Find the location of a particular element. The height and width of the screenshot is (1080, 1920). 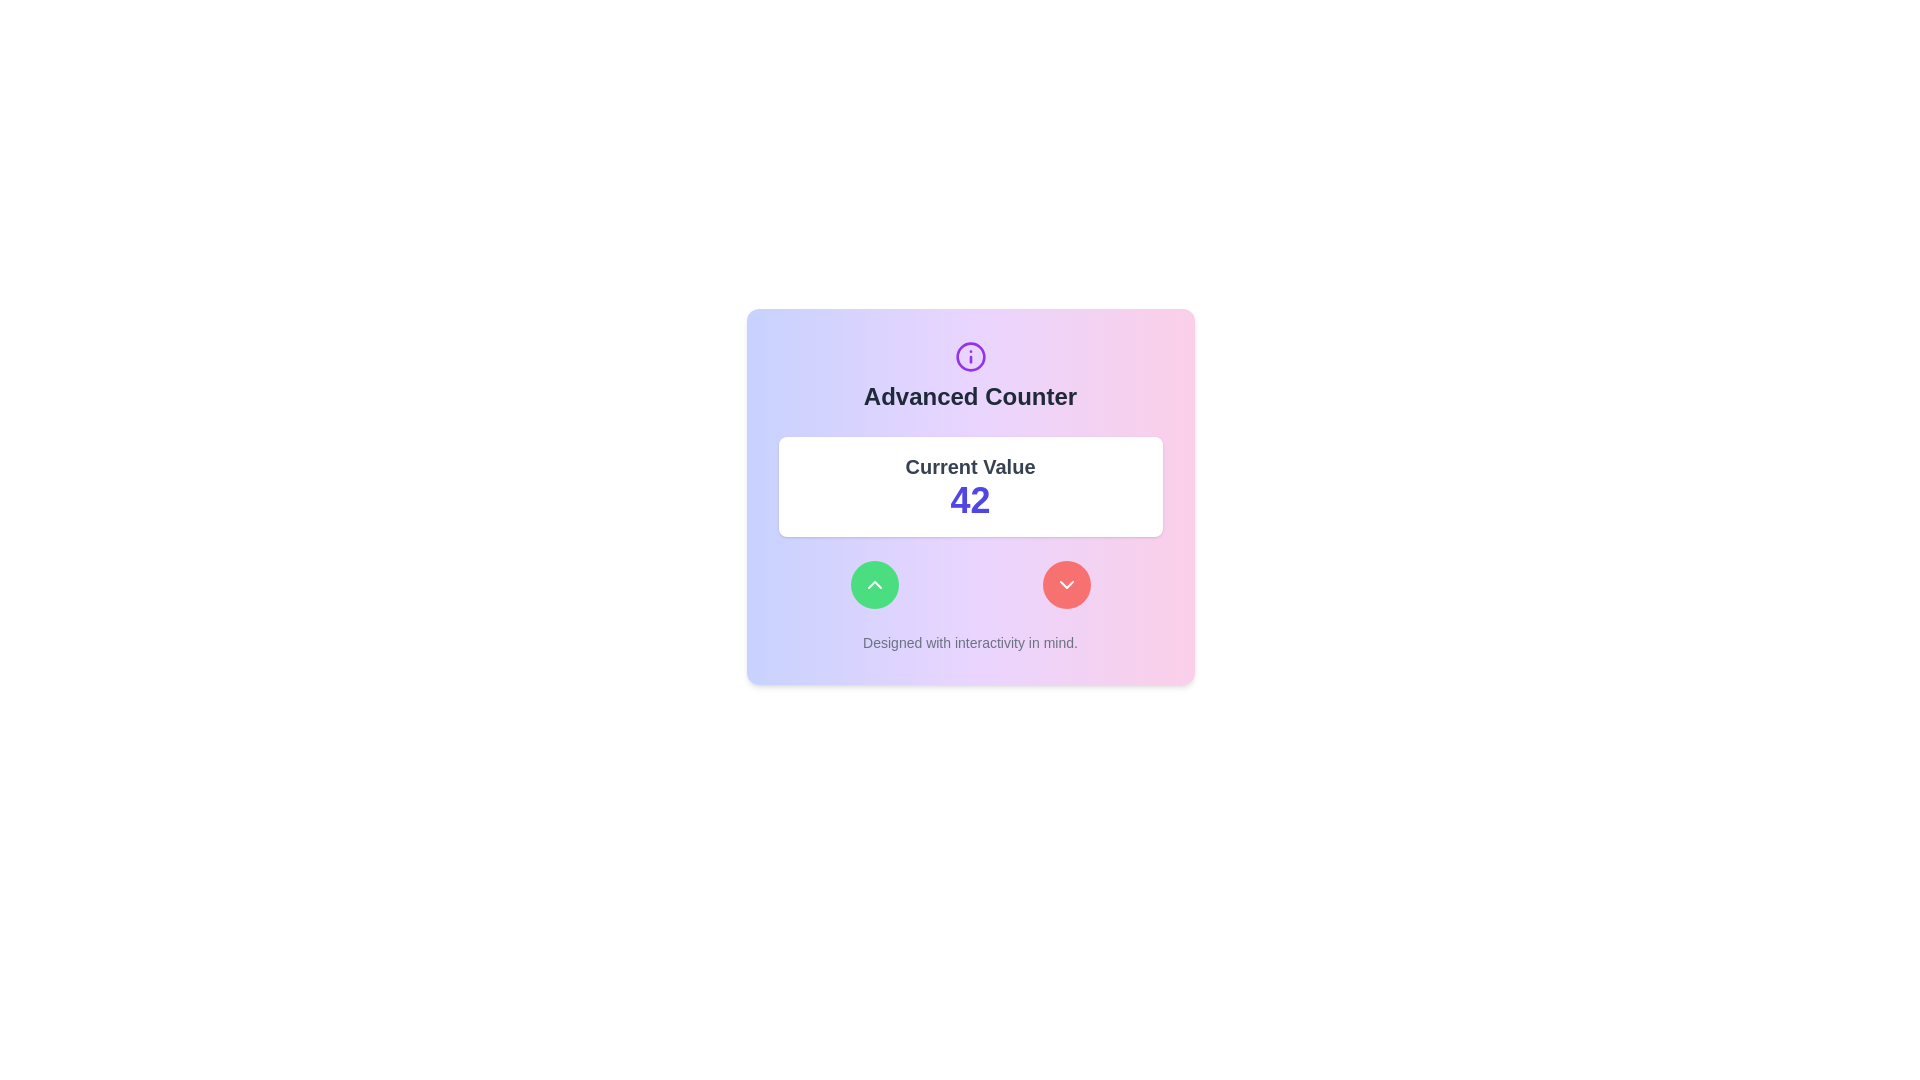

the downward-pointing chevron icon inside the red circular button located at the bottom-right section of the 'Advanced Counter' gradient card is located at coordinates (1065, 585).